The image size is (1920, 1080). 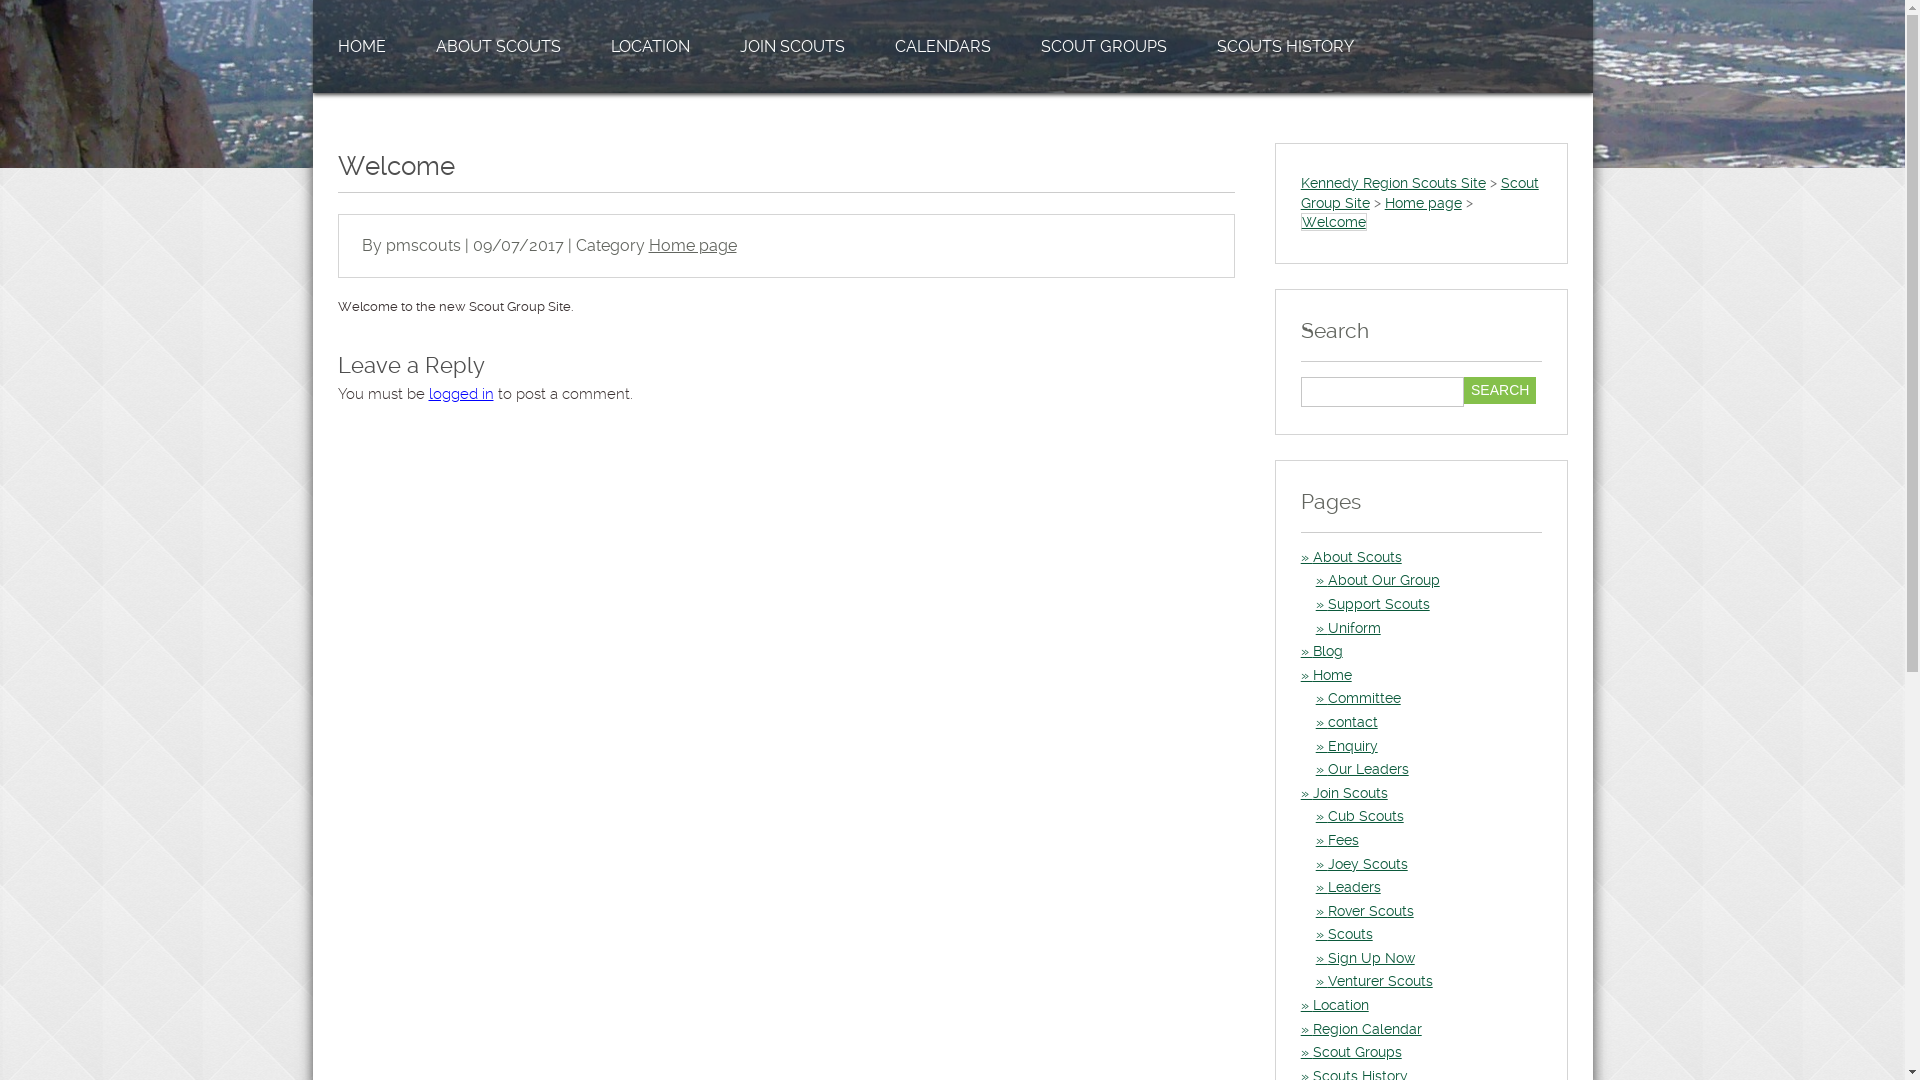 I want to click on 'contact', so click(x=1347, y=721).